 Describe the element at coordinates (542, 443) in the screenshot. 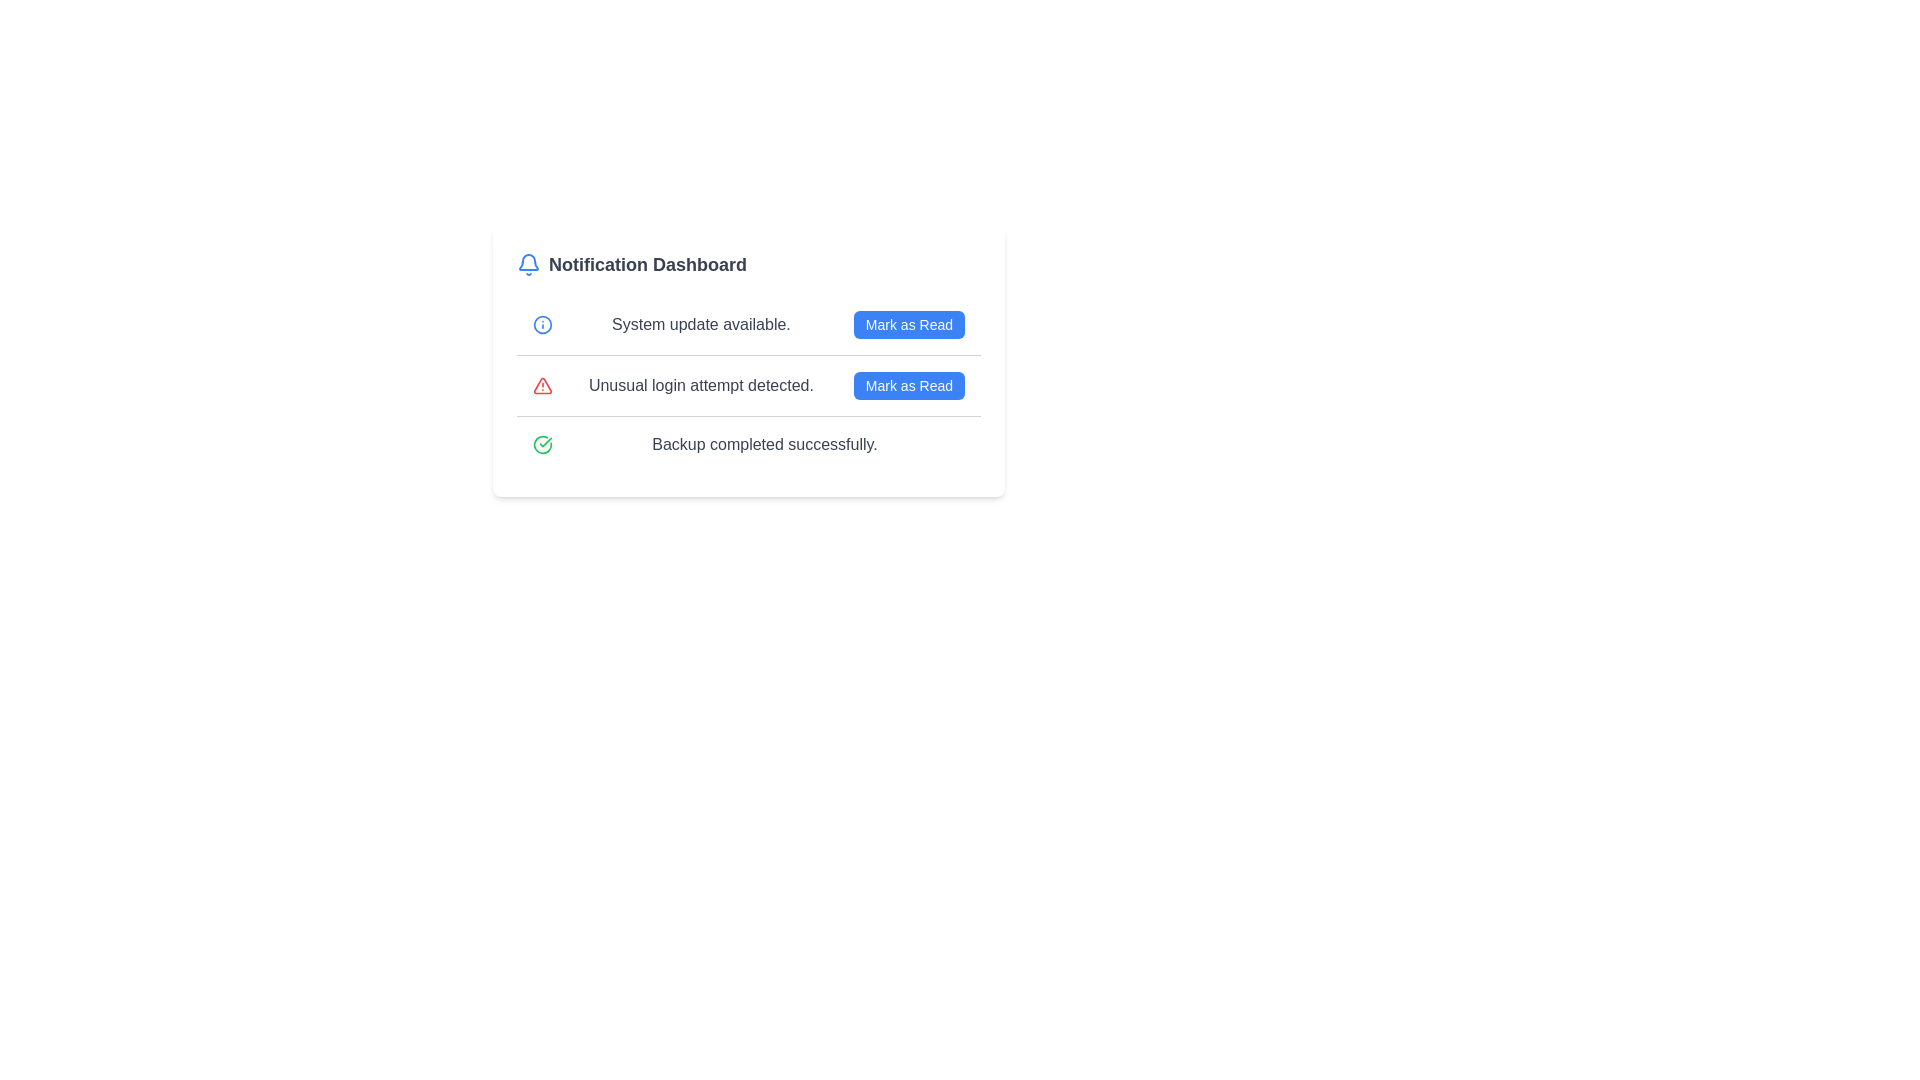

I see `the circular vector graphic with a bold stroke and partial arc shape, styled in green, located in the bottom-left of the 'Backup completed successfully.' notification row` at that location.